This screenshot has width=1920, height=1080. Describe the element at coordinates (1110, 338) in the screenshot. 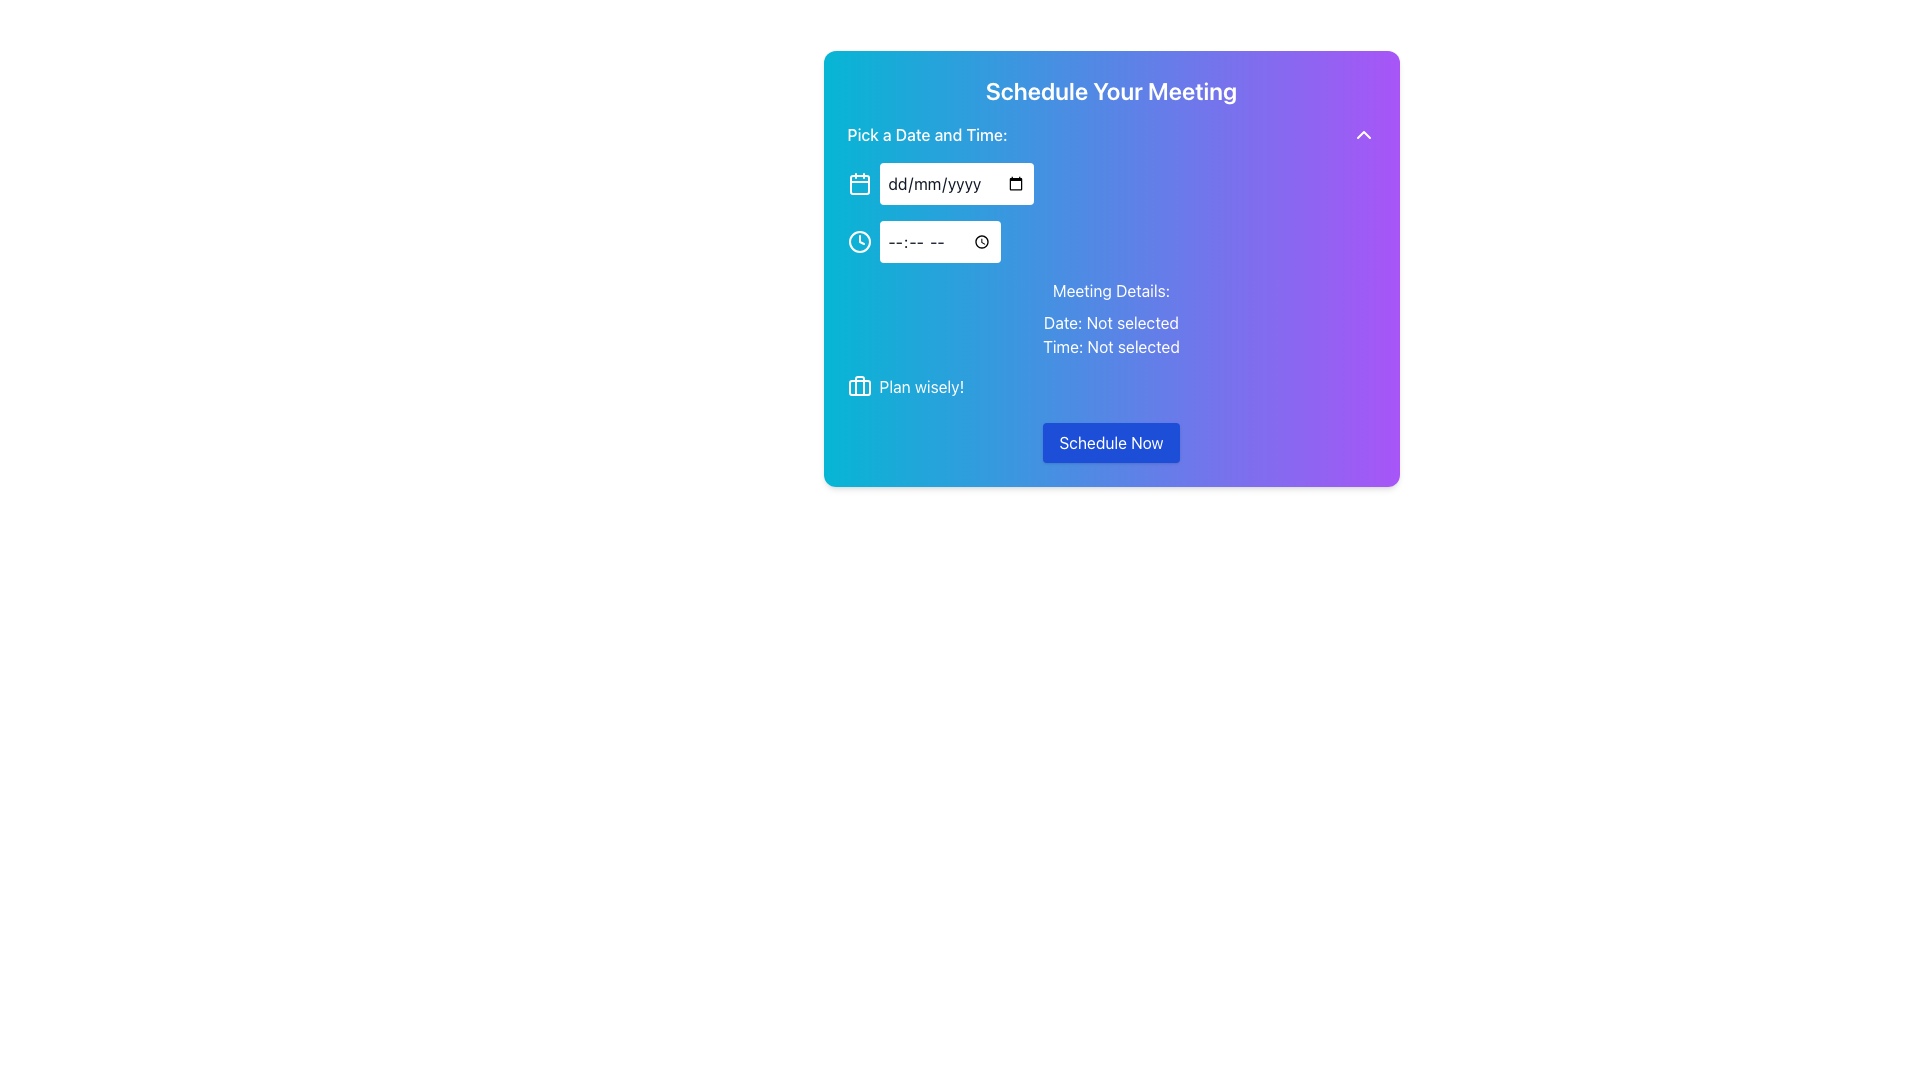

I see `text content of the Text Display showing meeting details, which includes 'Meeting Details:', 'Date: Not selected', 'Time: Not selected', and 'Plan wisely!'` at that location.